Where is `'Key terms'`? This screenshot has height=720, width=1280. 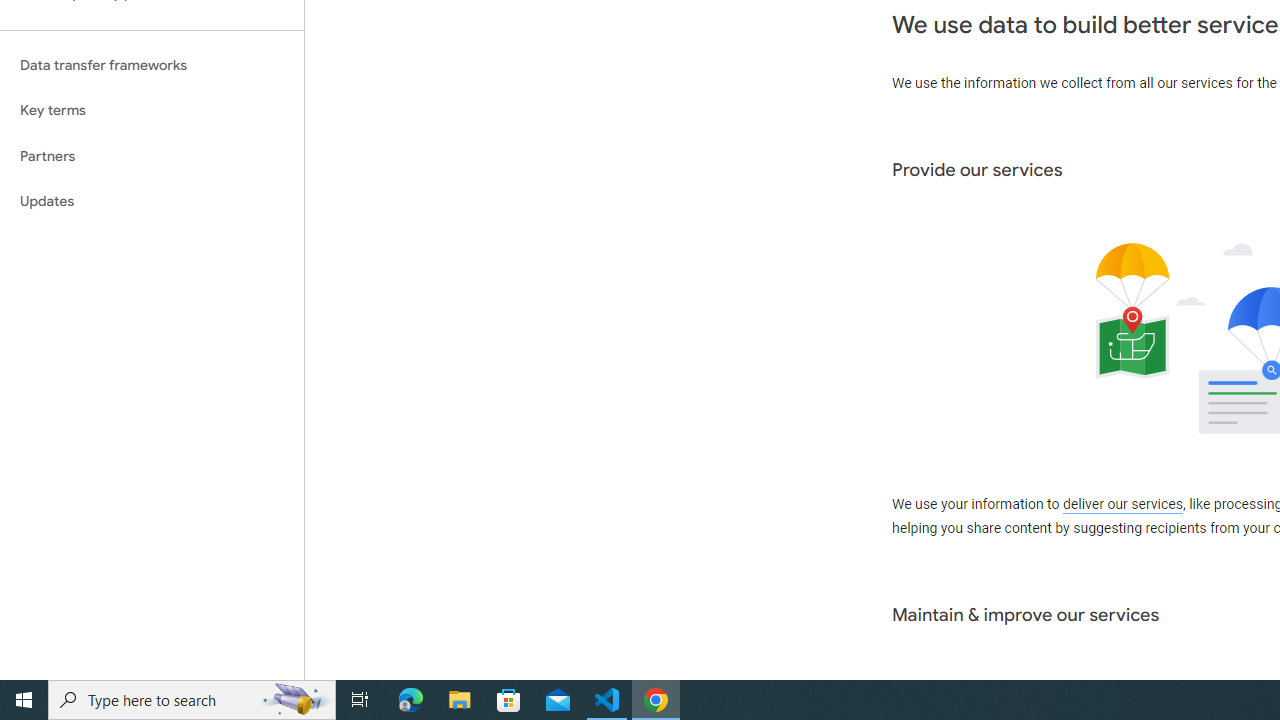 'Key terms' is located at coordinates (151, 110).